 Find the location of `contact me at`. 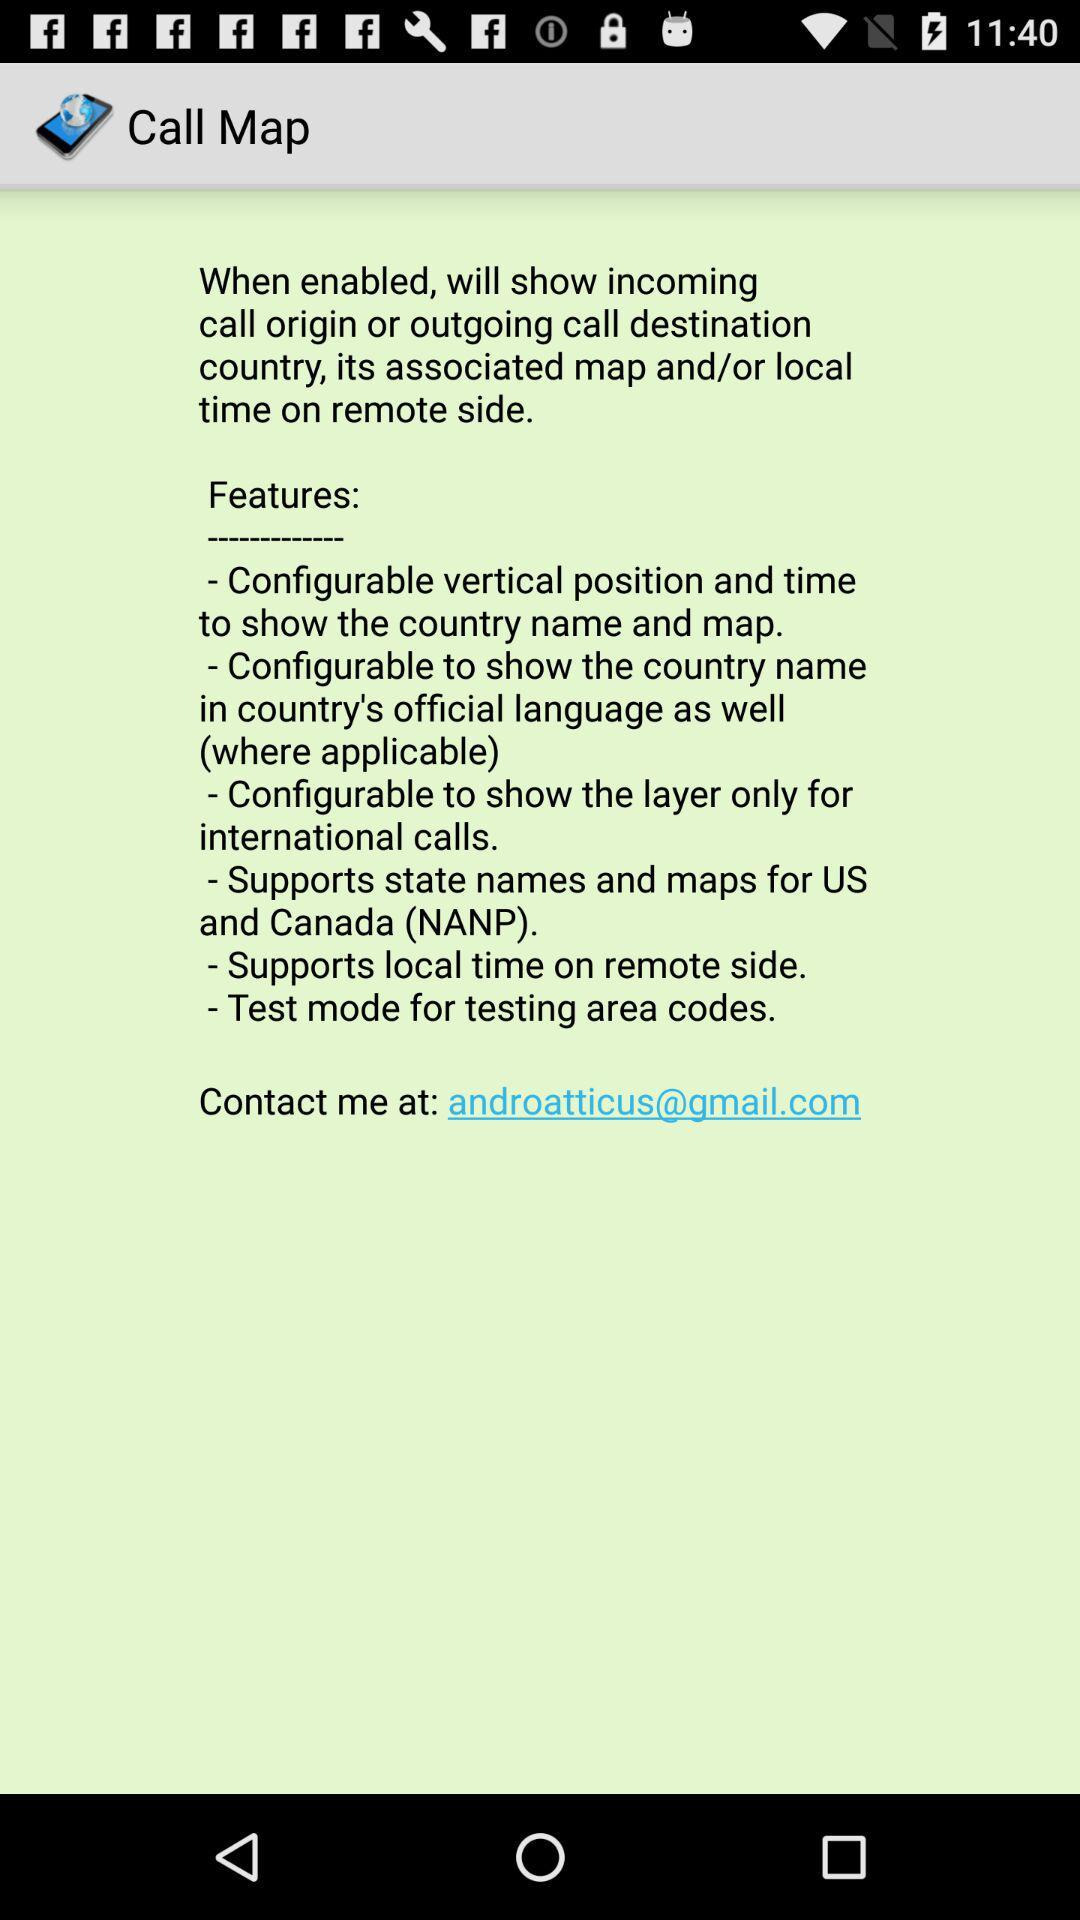

contact me at is located at coordinates (540, 1099).